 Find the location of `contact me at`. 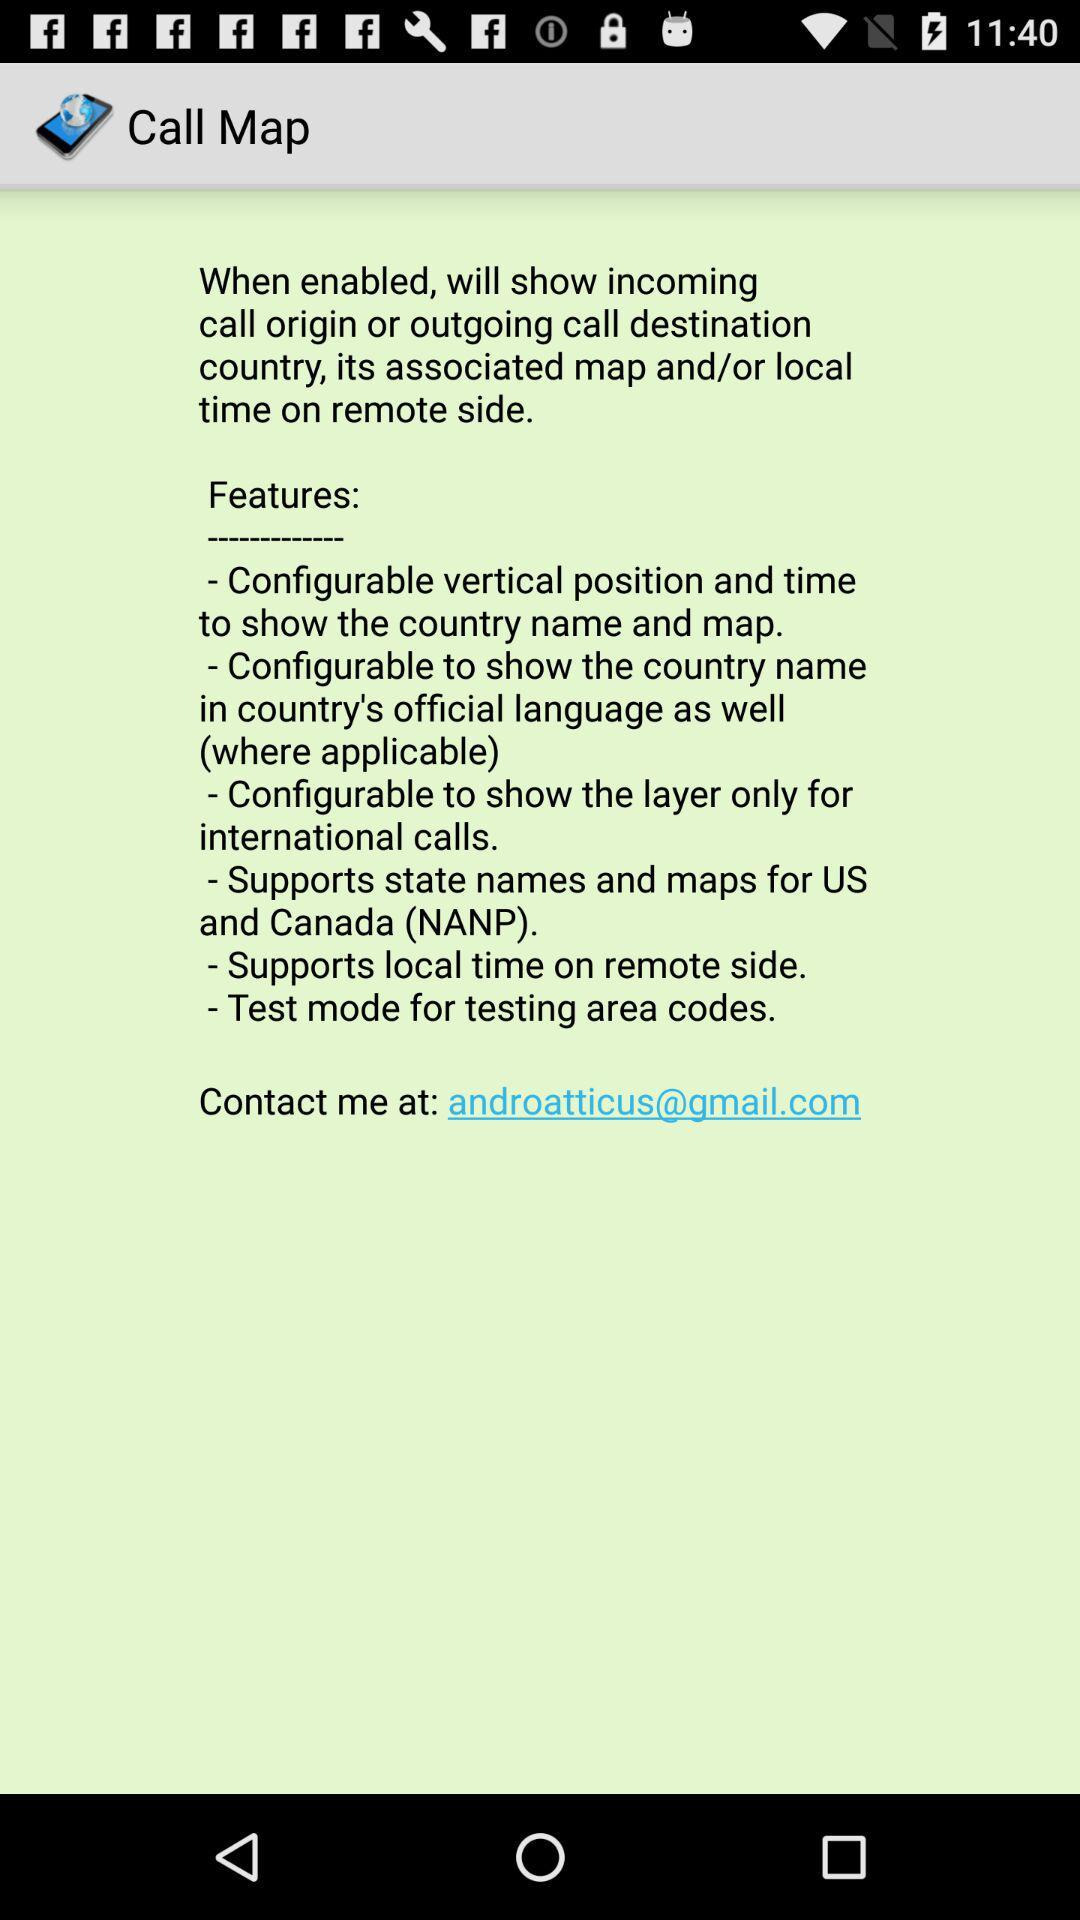

contact me at is located at coordinates (540, 1099).